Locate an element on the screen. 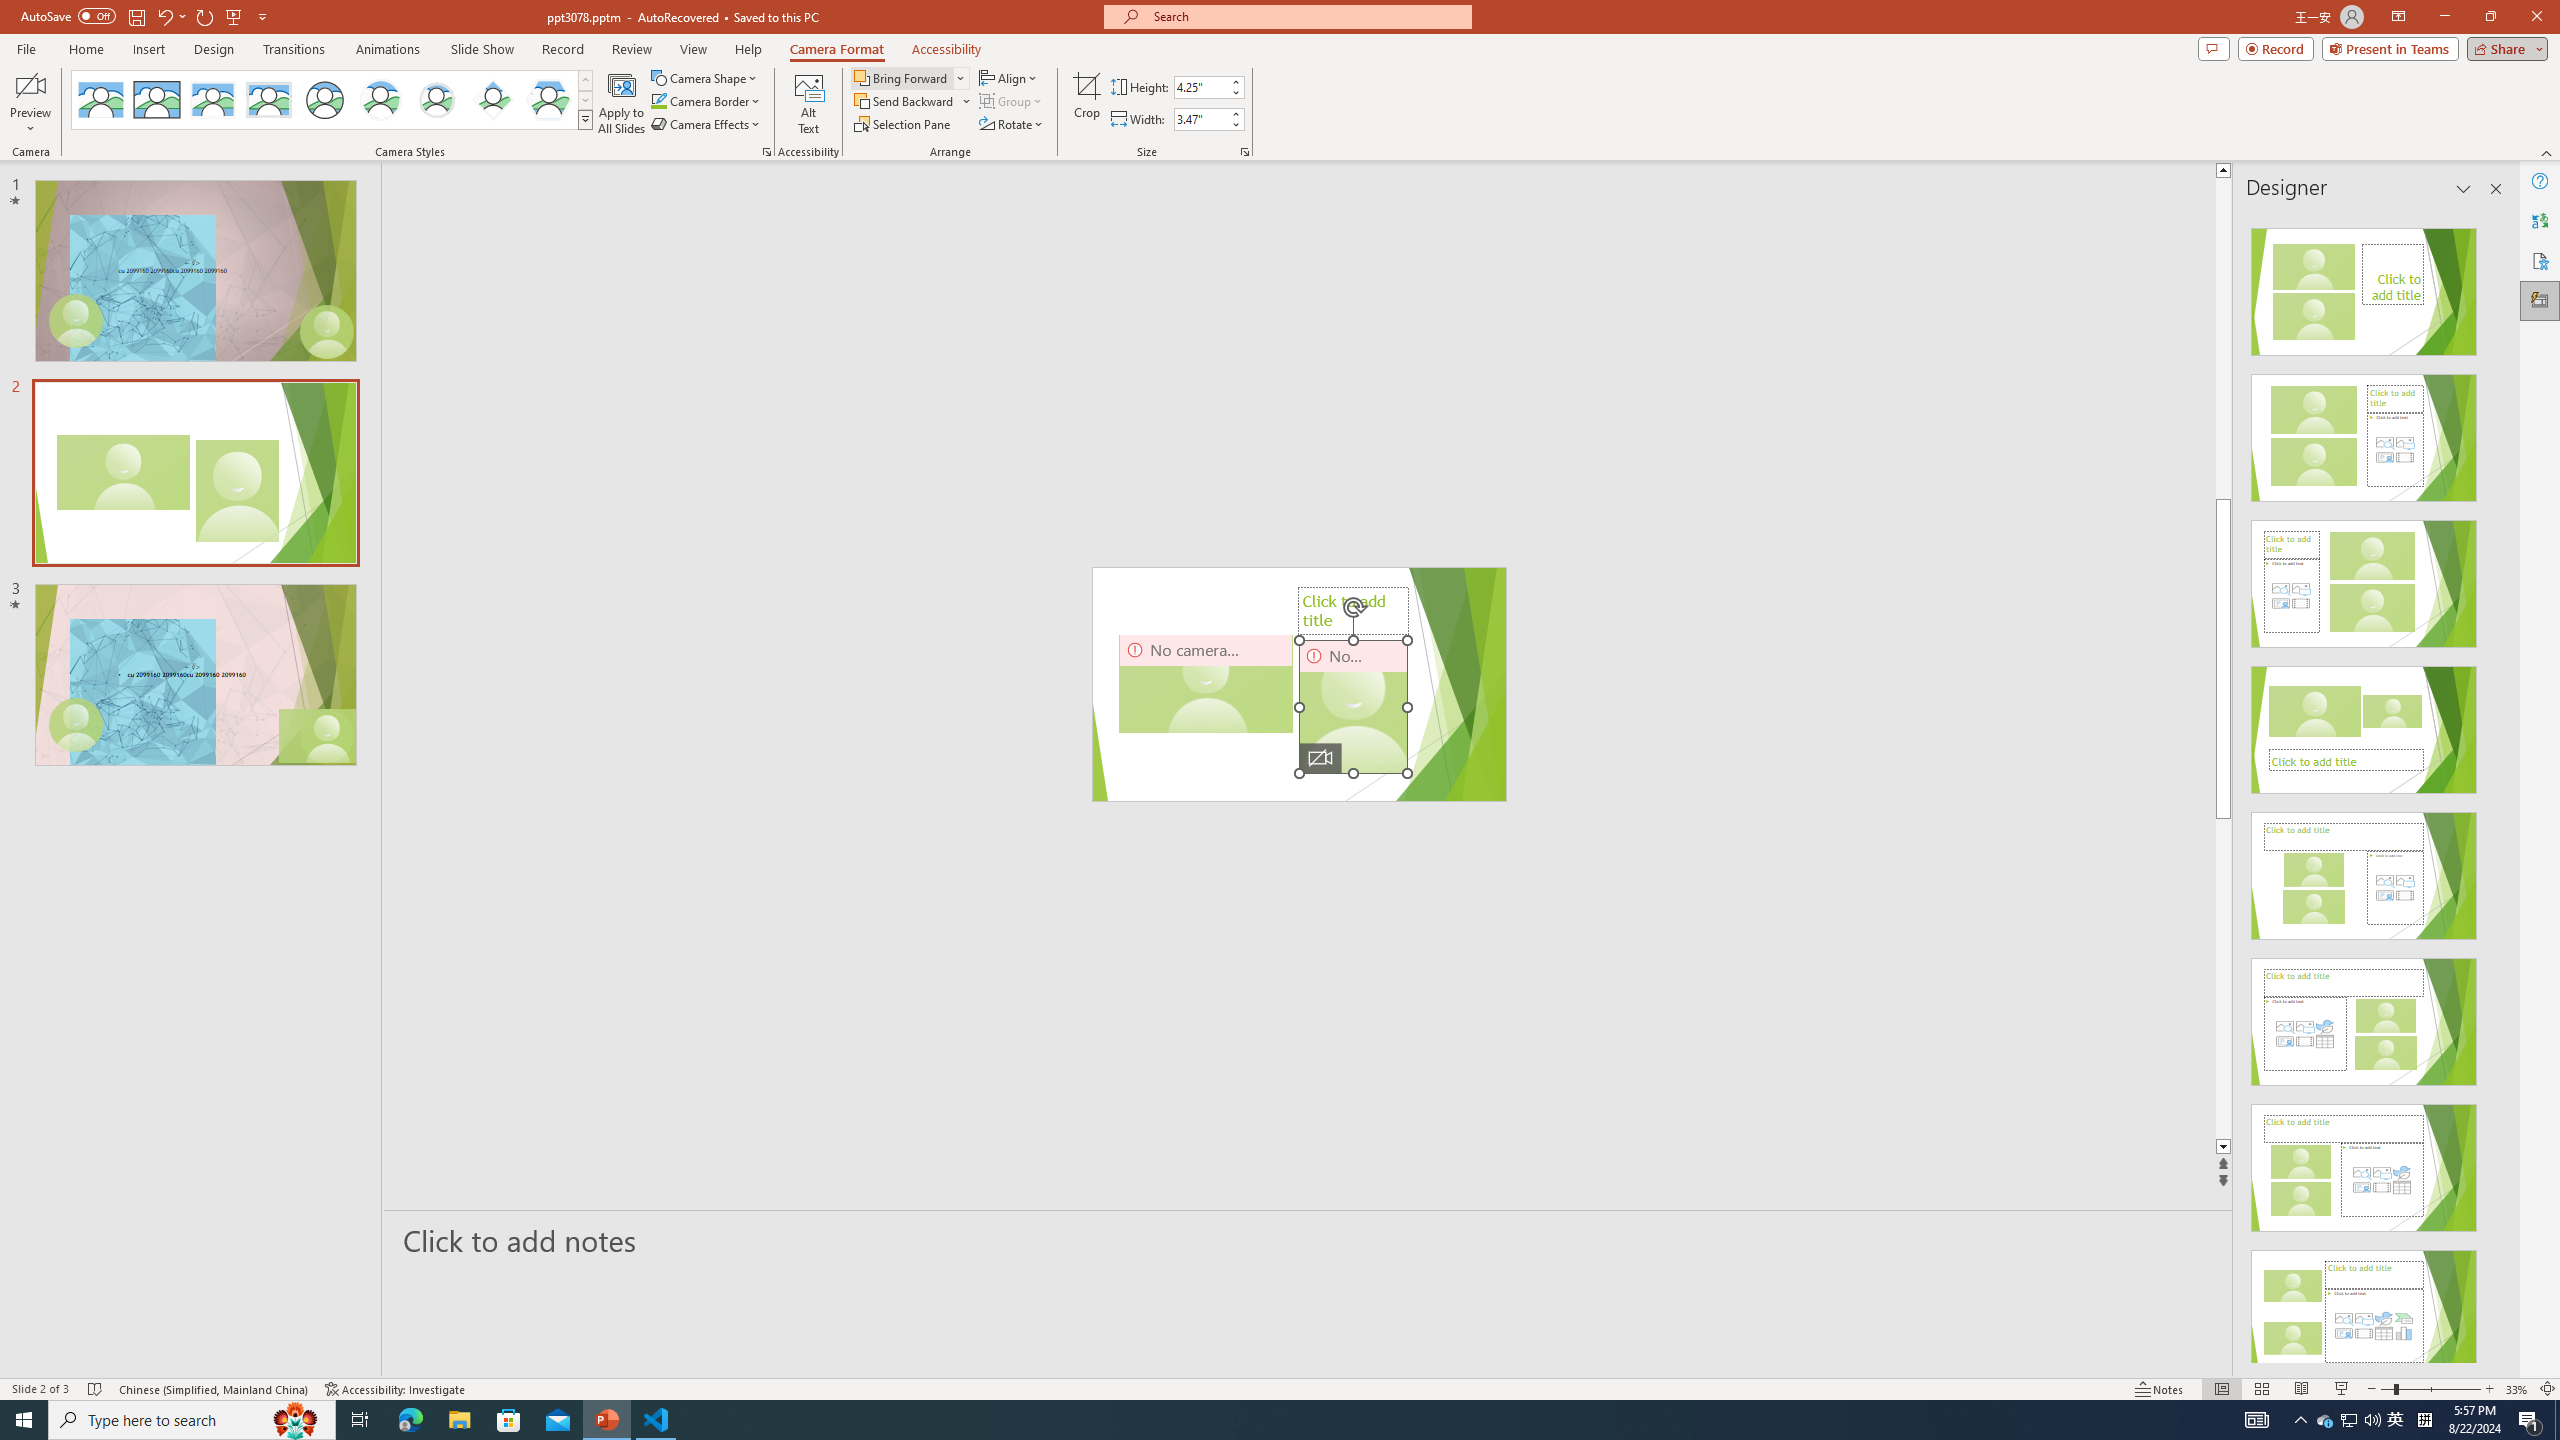 The height and width of the screenshot is (1440, 2560). 'Apply to All Slides' is located at coordinates (621, 103).